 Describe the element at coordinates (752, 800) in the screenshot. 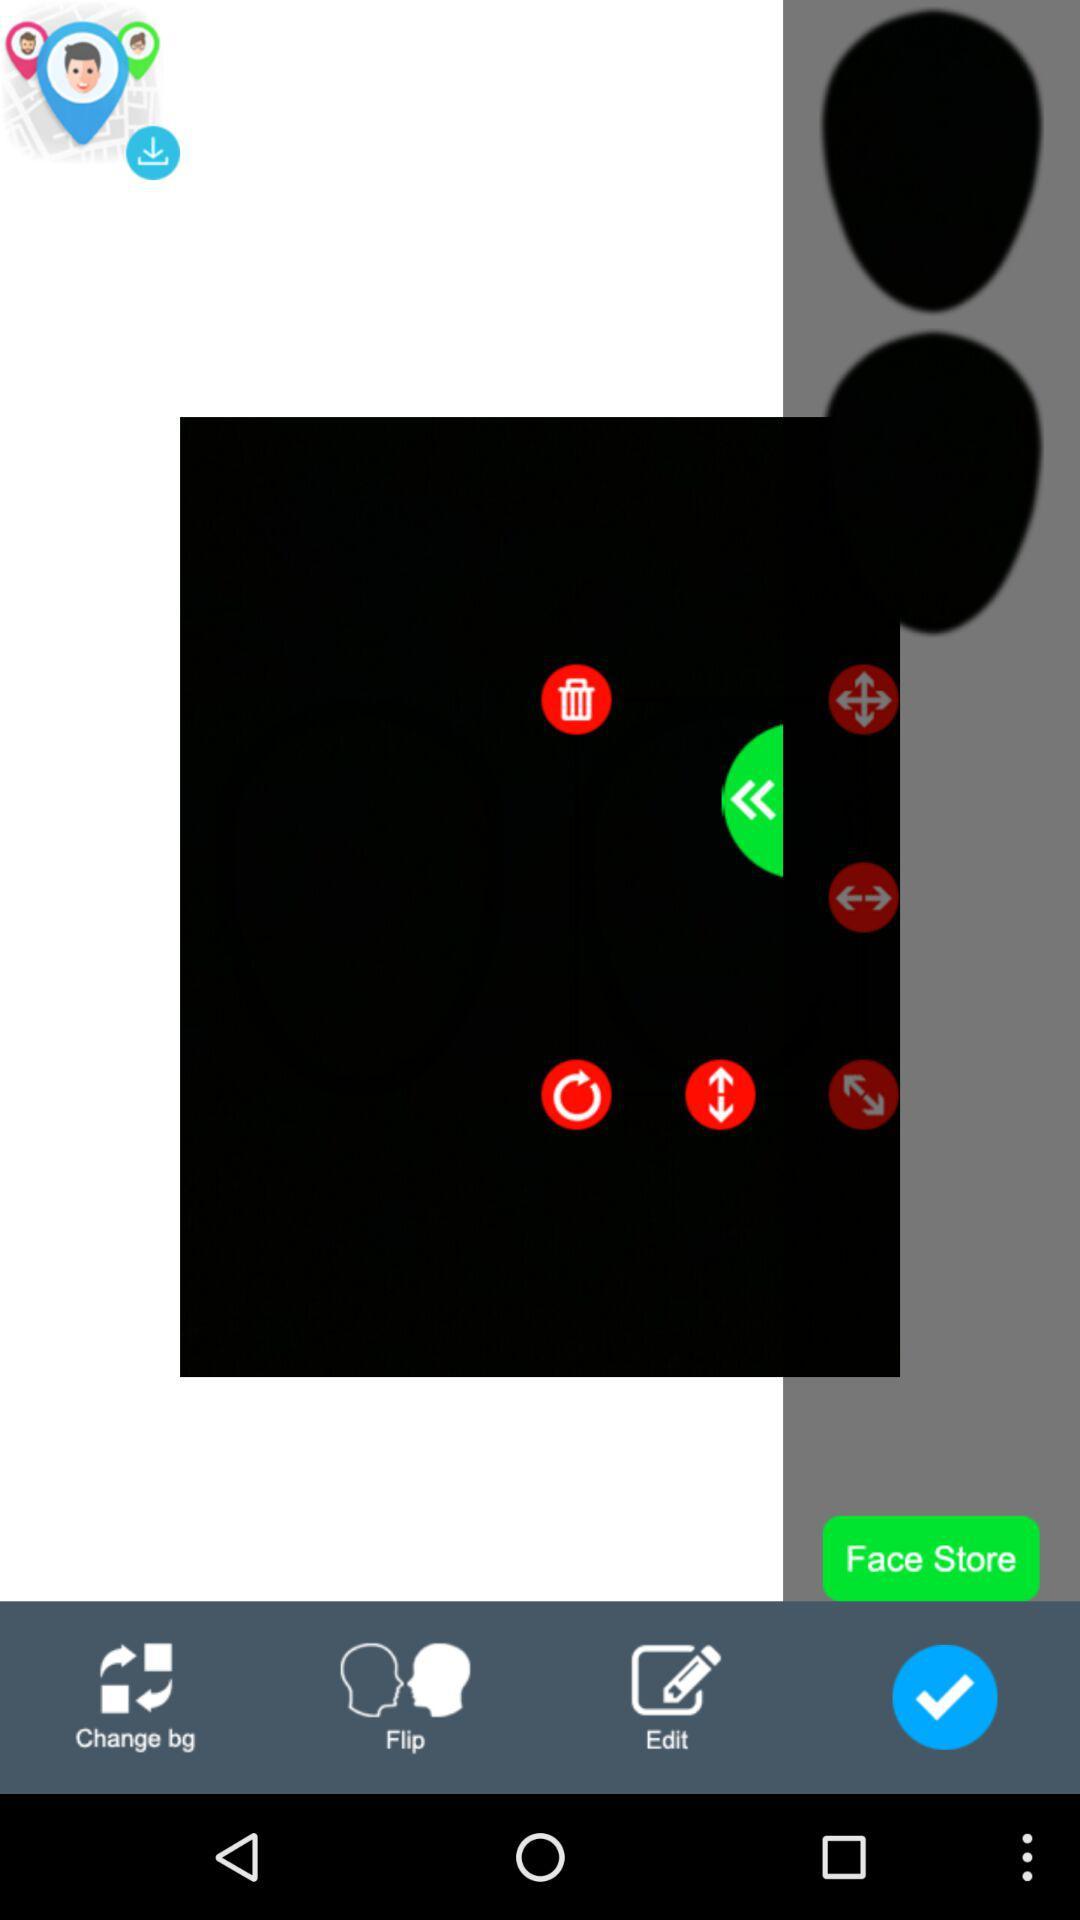

I see `previous` at that location.